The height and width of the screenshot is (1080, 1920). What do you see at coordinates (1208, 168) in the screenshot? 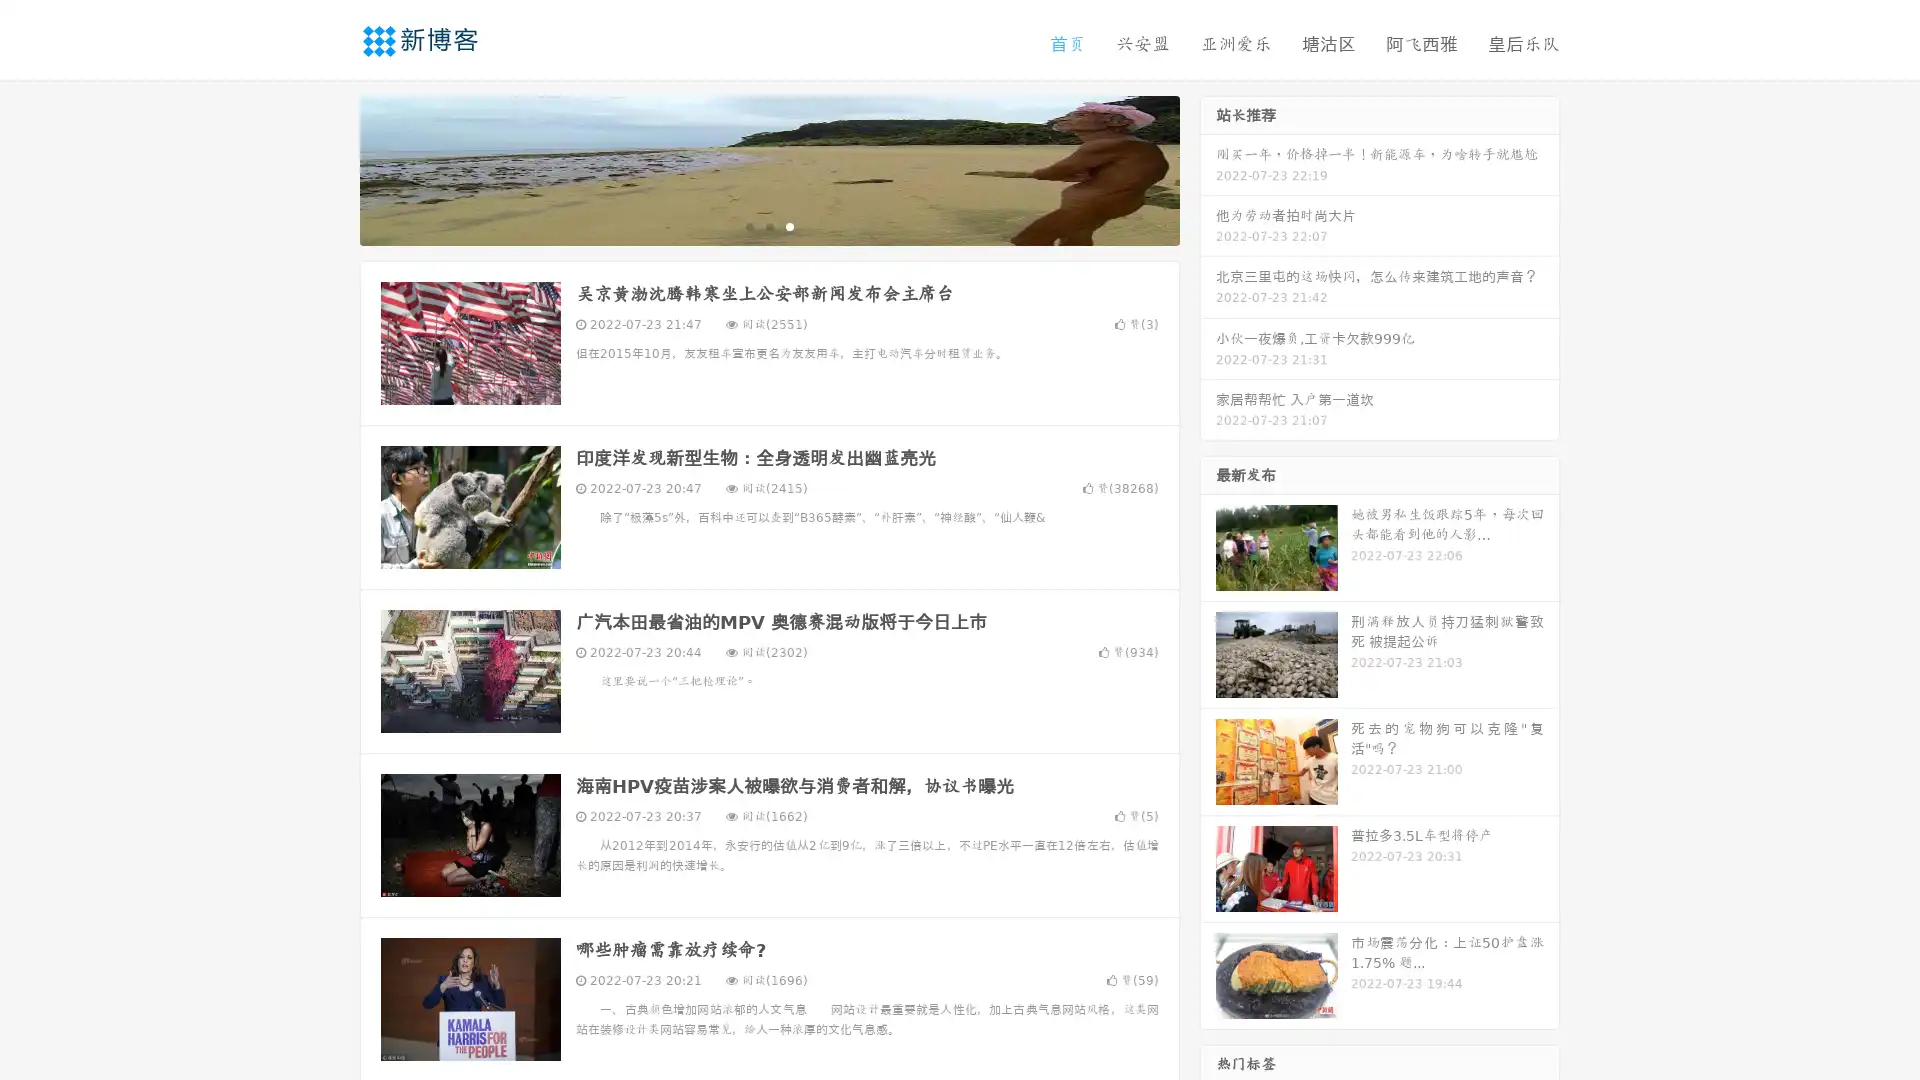
I see `Next slide` at bounding box center [1208, 168].